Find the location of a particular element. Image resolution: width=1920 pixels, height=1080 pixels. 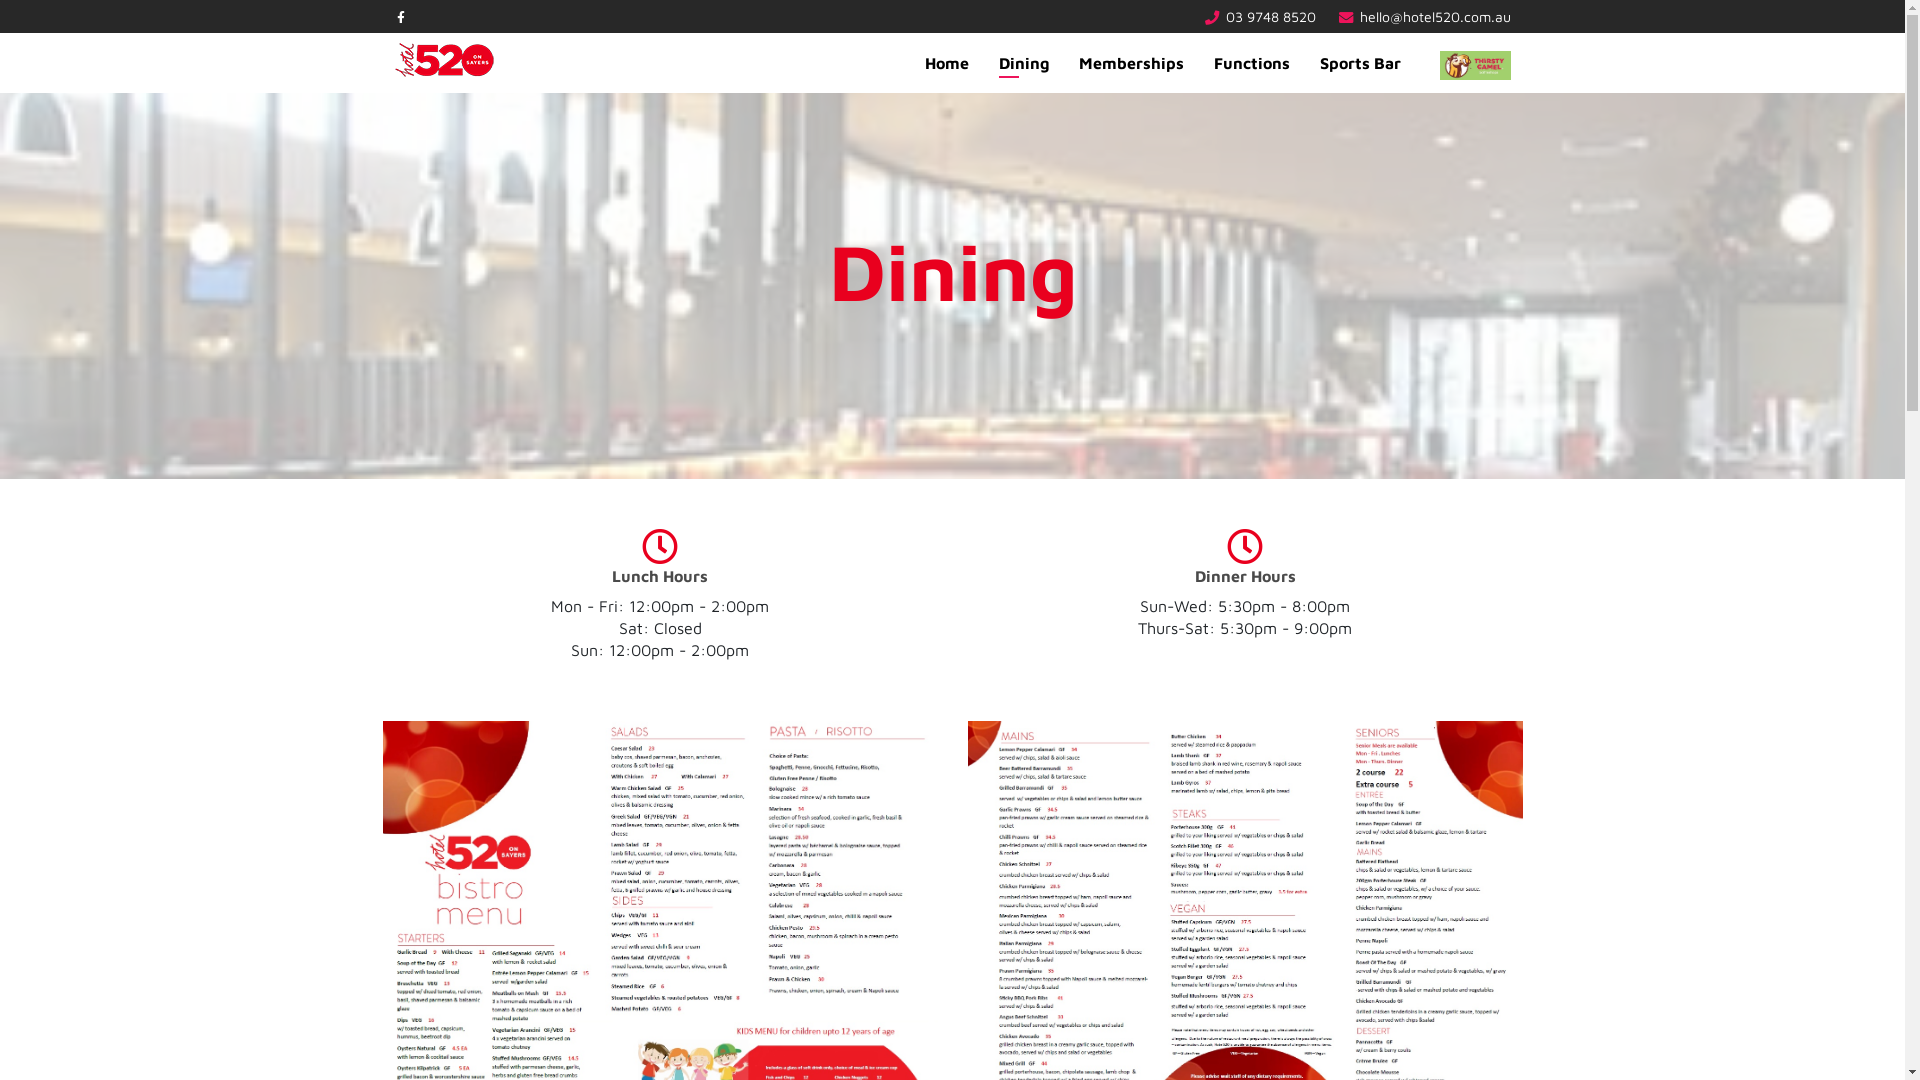

'Sports Bar' is located at coordinates (1359, 61).